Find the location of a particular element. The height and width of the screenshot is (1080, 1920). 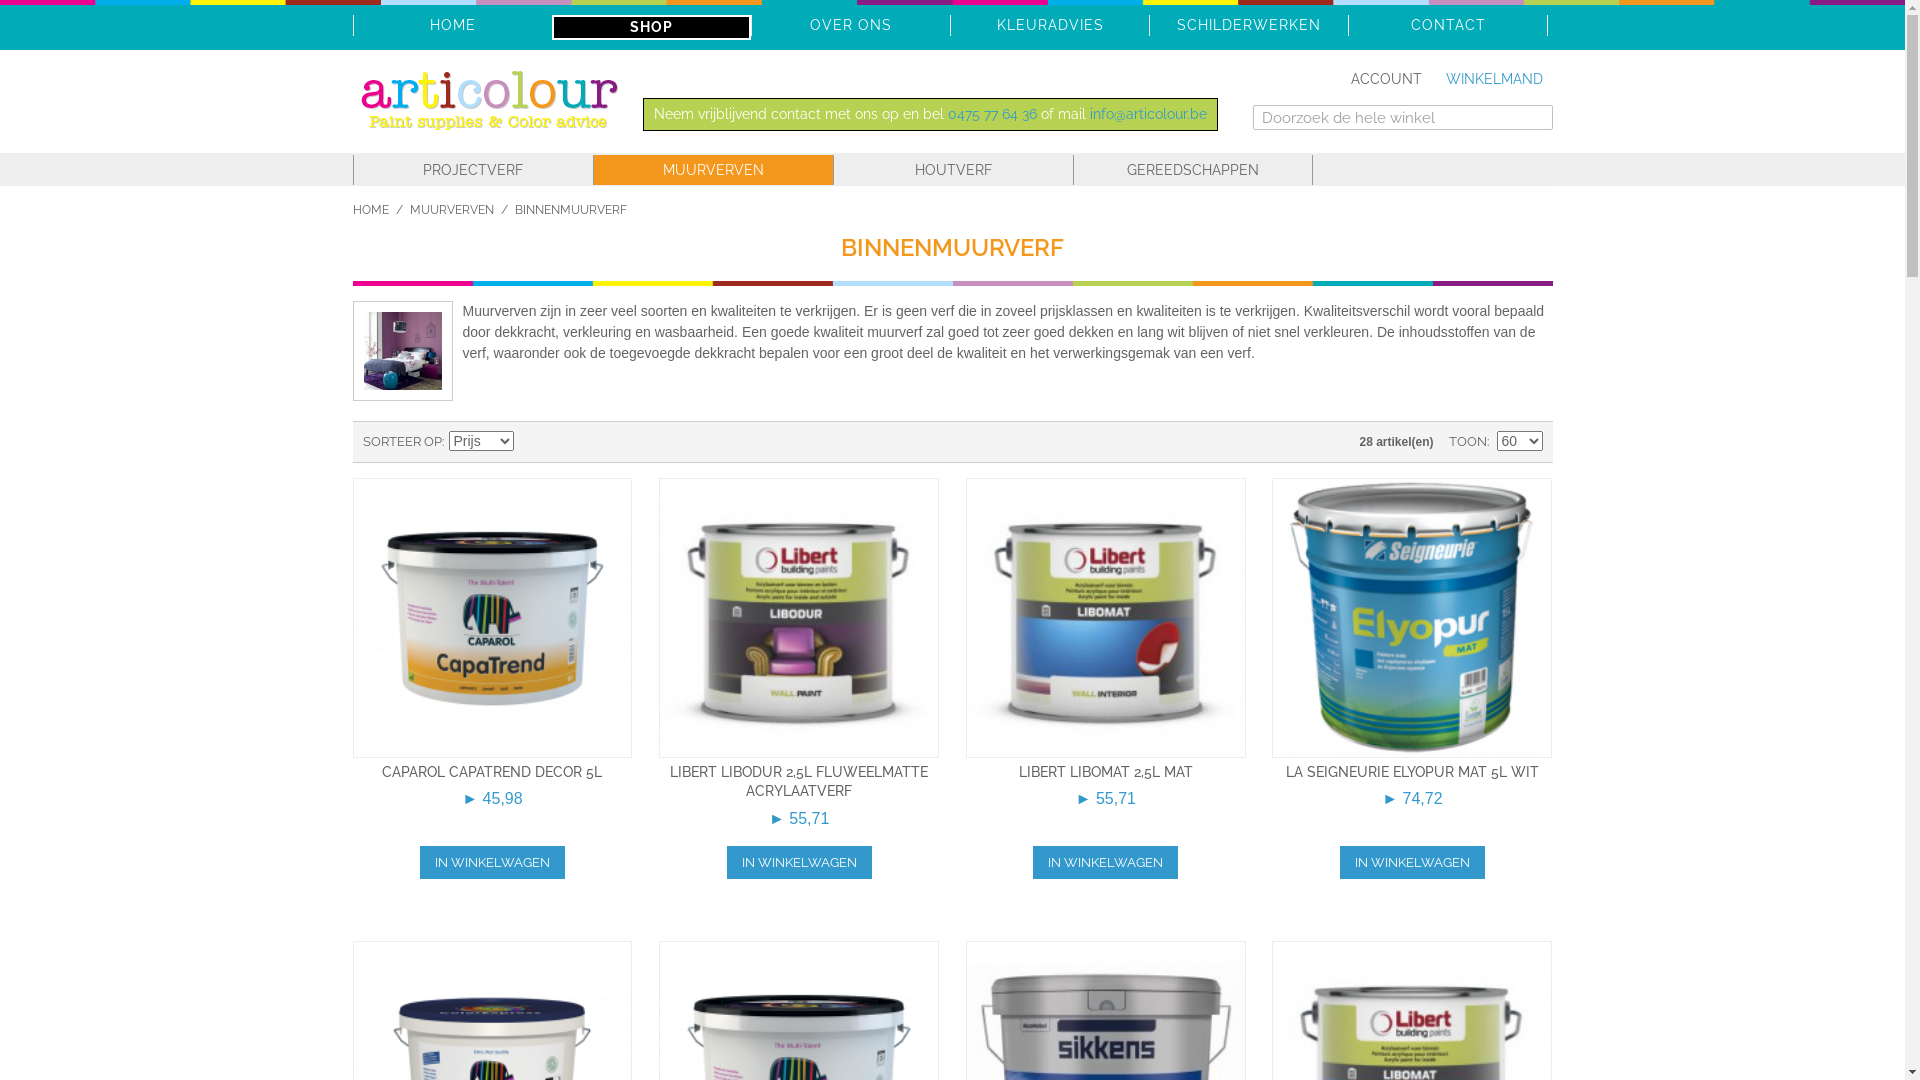

'HOME' is located at coordinates (369, 209).